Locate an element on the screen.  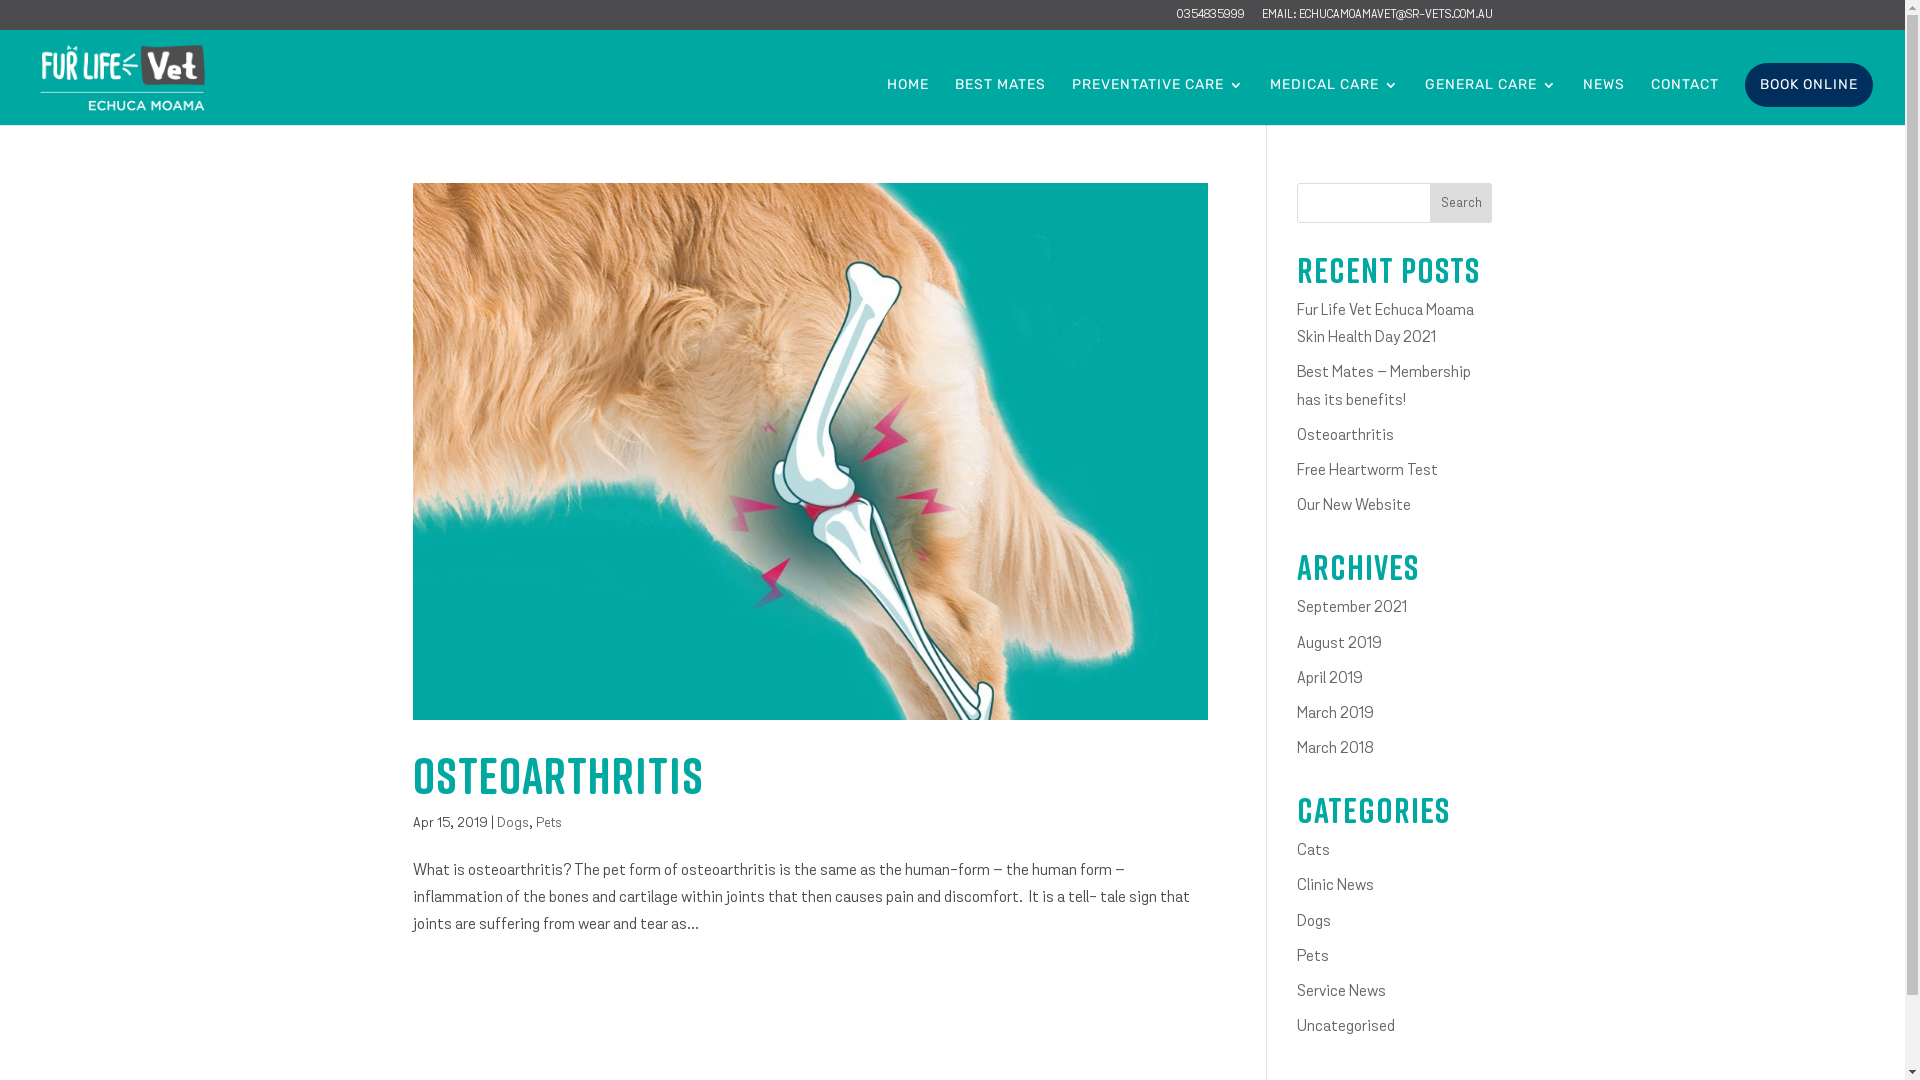
'August 2019' is located at coordinates (1339, 644).